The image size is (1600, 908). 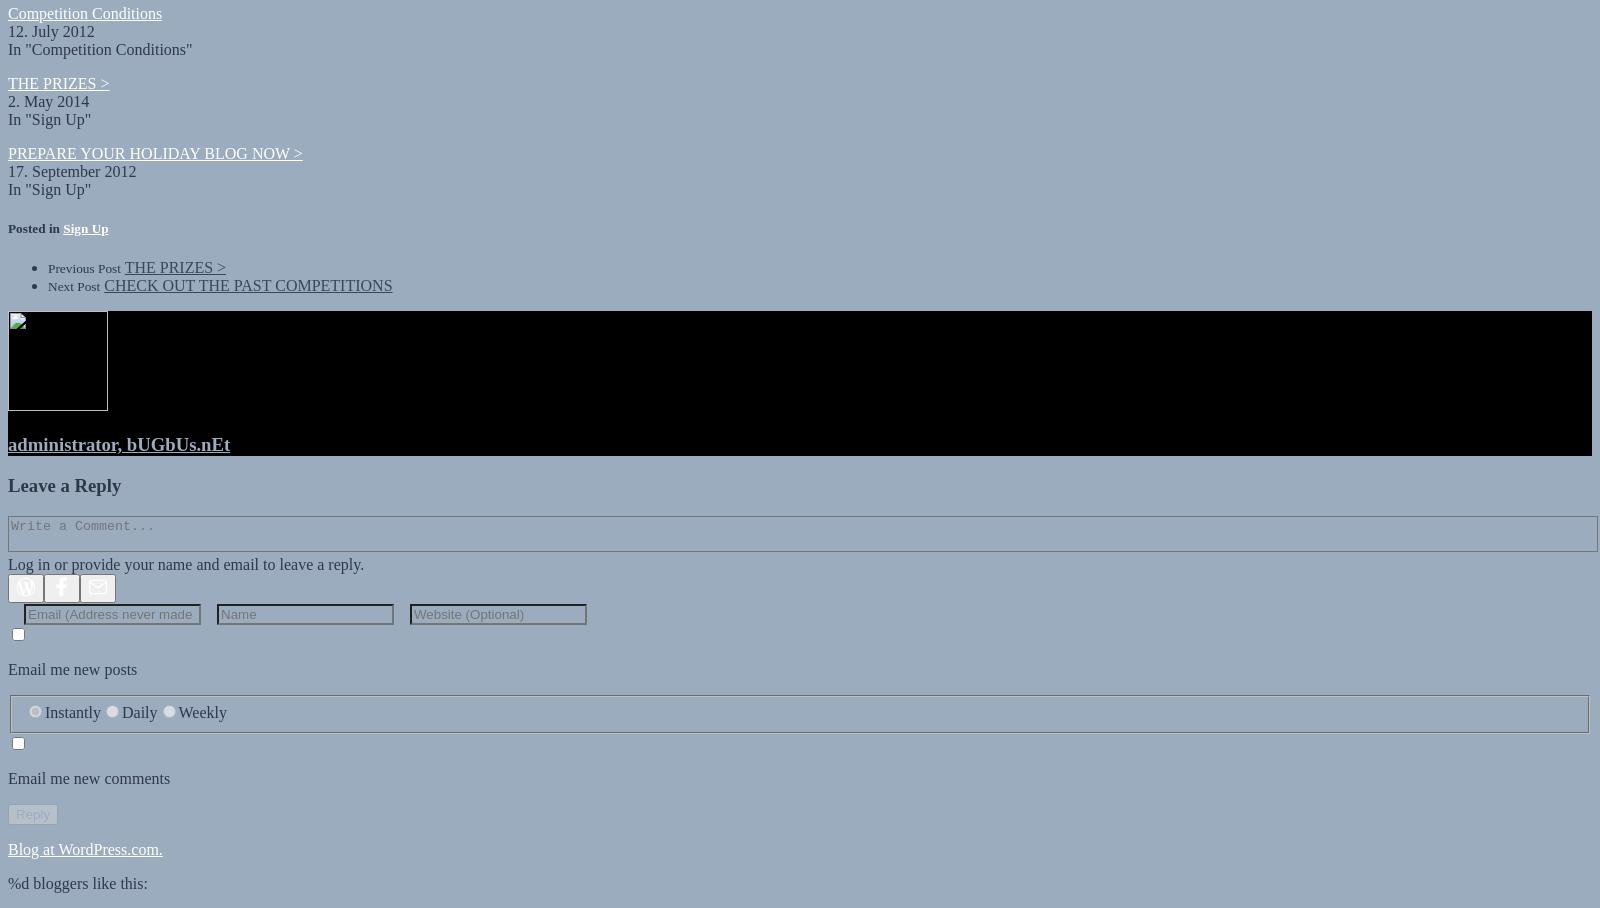 I want to click on 'PREPARE YOUR HOLIDAY BLOG NOW >', so click(x=154, y=135).